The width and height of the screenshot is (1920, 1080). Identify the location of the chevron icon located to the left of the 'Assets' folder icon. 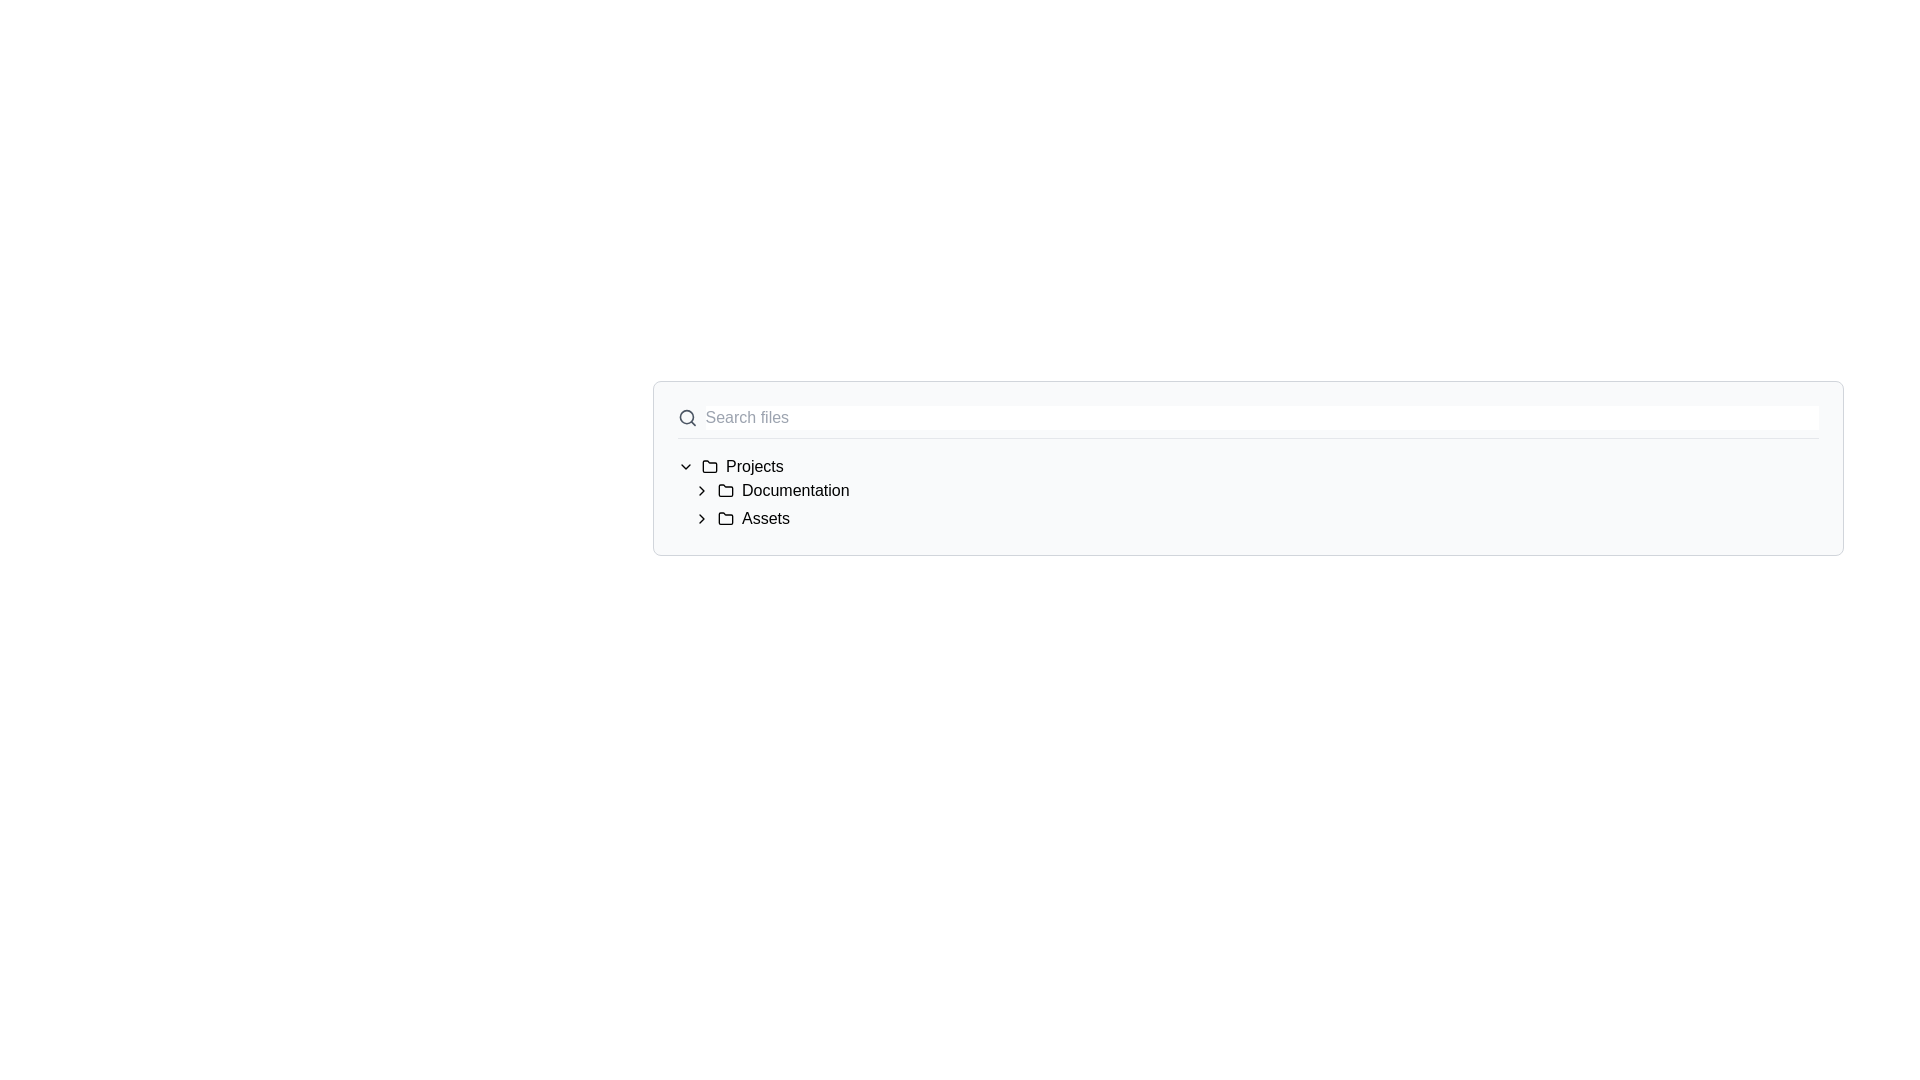
(701, 518).